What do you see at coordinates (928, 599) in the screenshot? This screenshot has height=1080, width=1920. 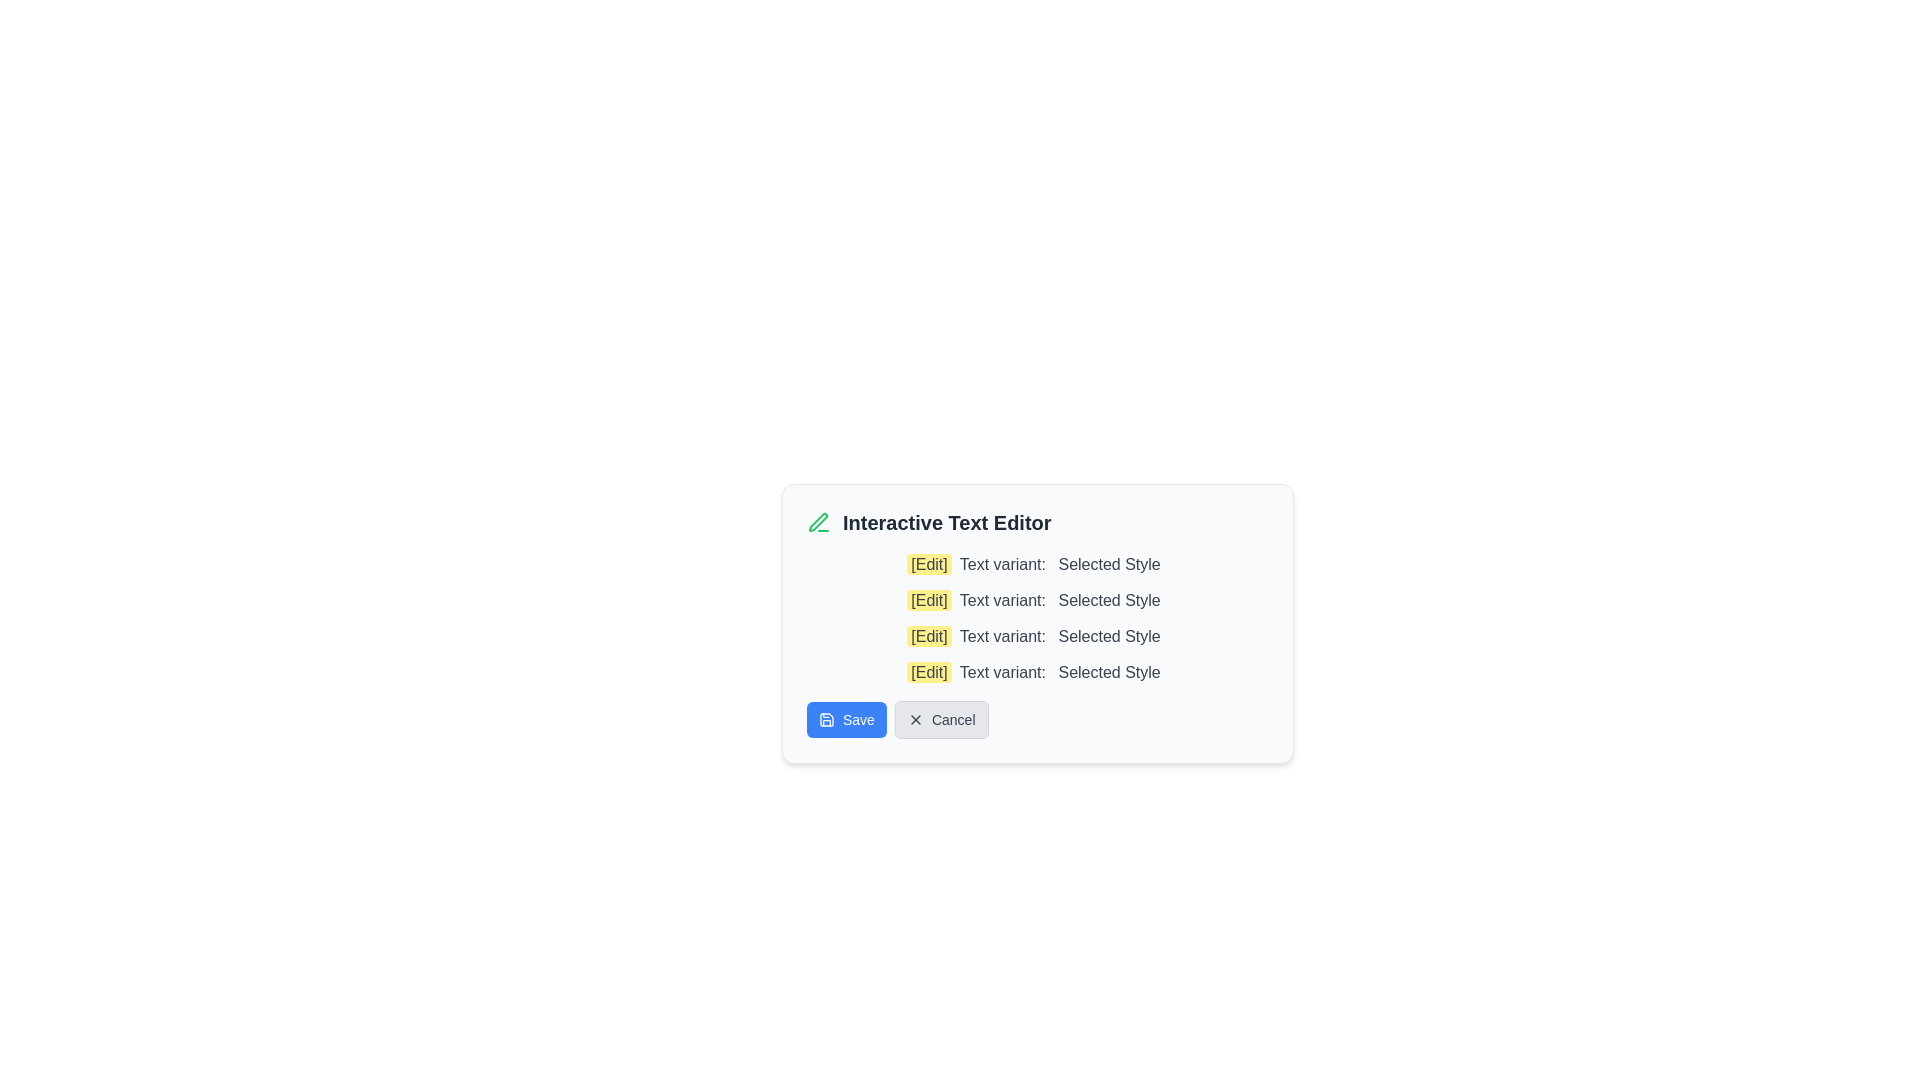 I see `the 'Edit' button displayed in square brackets with dark text on a yellow background` at bounding box center [928, 599].